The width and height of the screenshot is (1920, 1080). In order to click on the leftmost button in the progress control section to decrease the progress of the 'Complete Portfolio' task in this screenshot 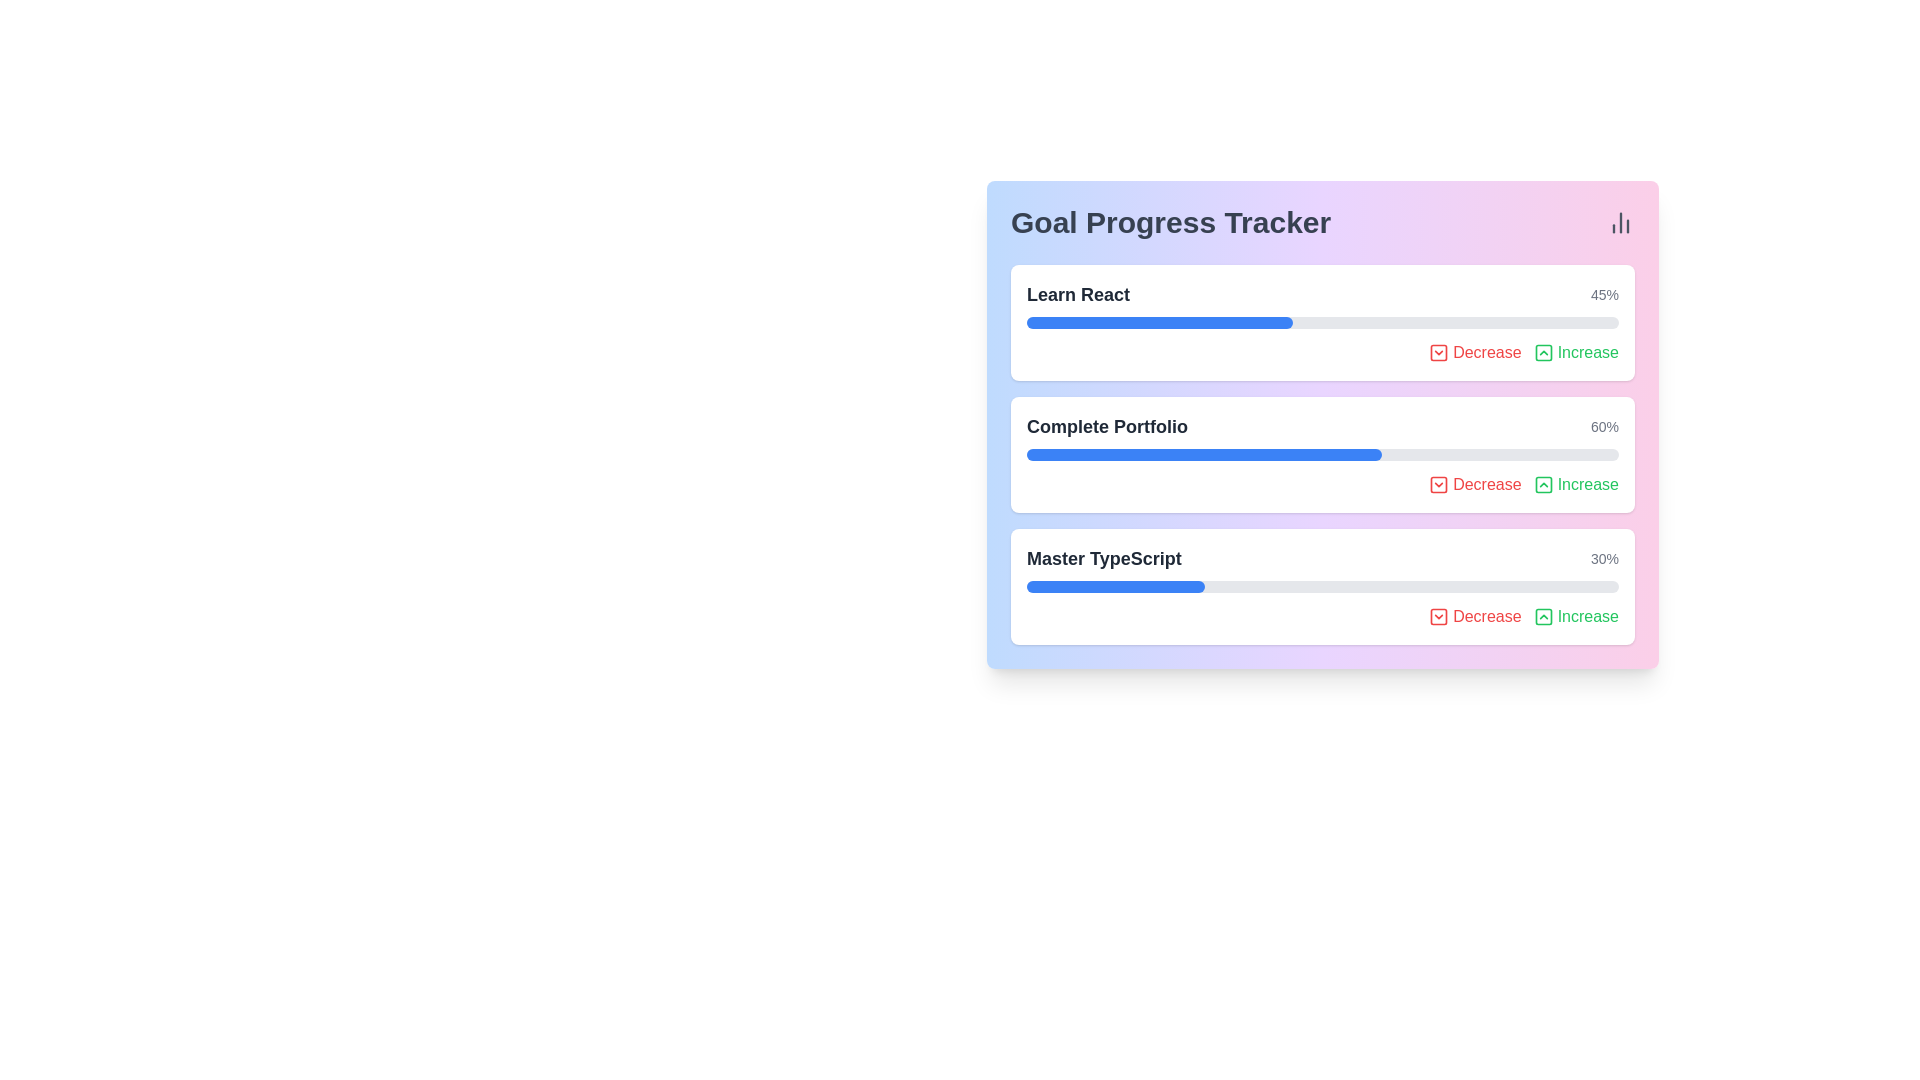, I will do `click(1475, 485)`.